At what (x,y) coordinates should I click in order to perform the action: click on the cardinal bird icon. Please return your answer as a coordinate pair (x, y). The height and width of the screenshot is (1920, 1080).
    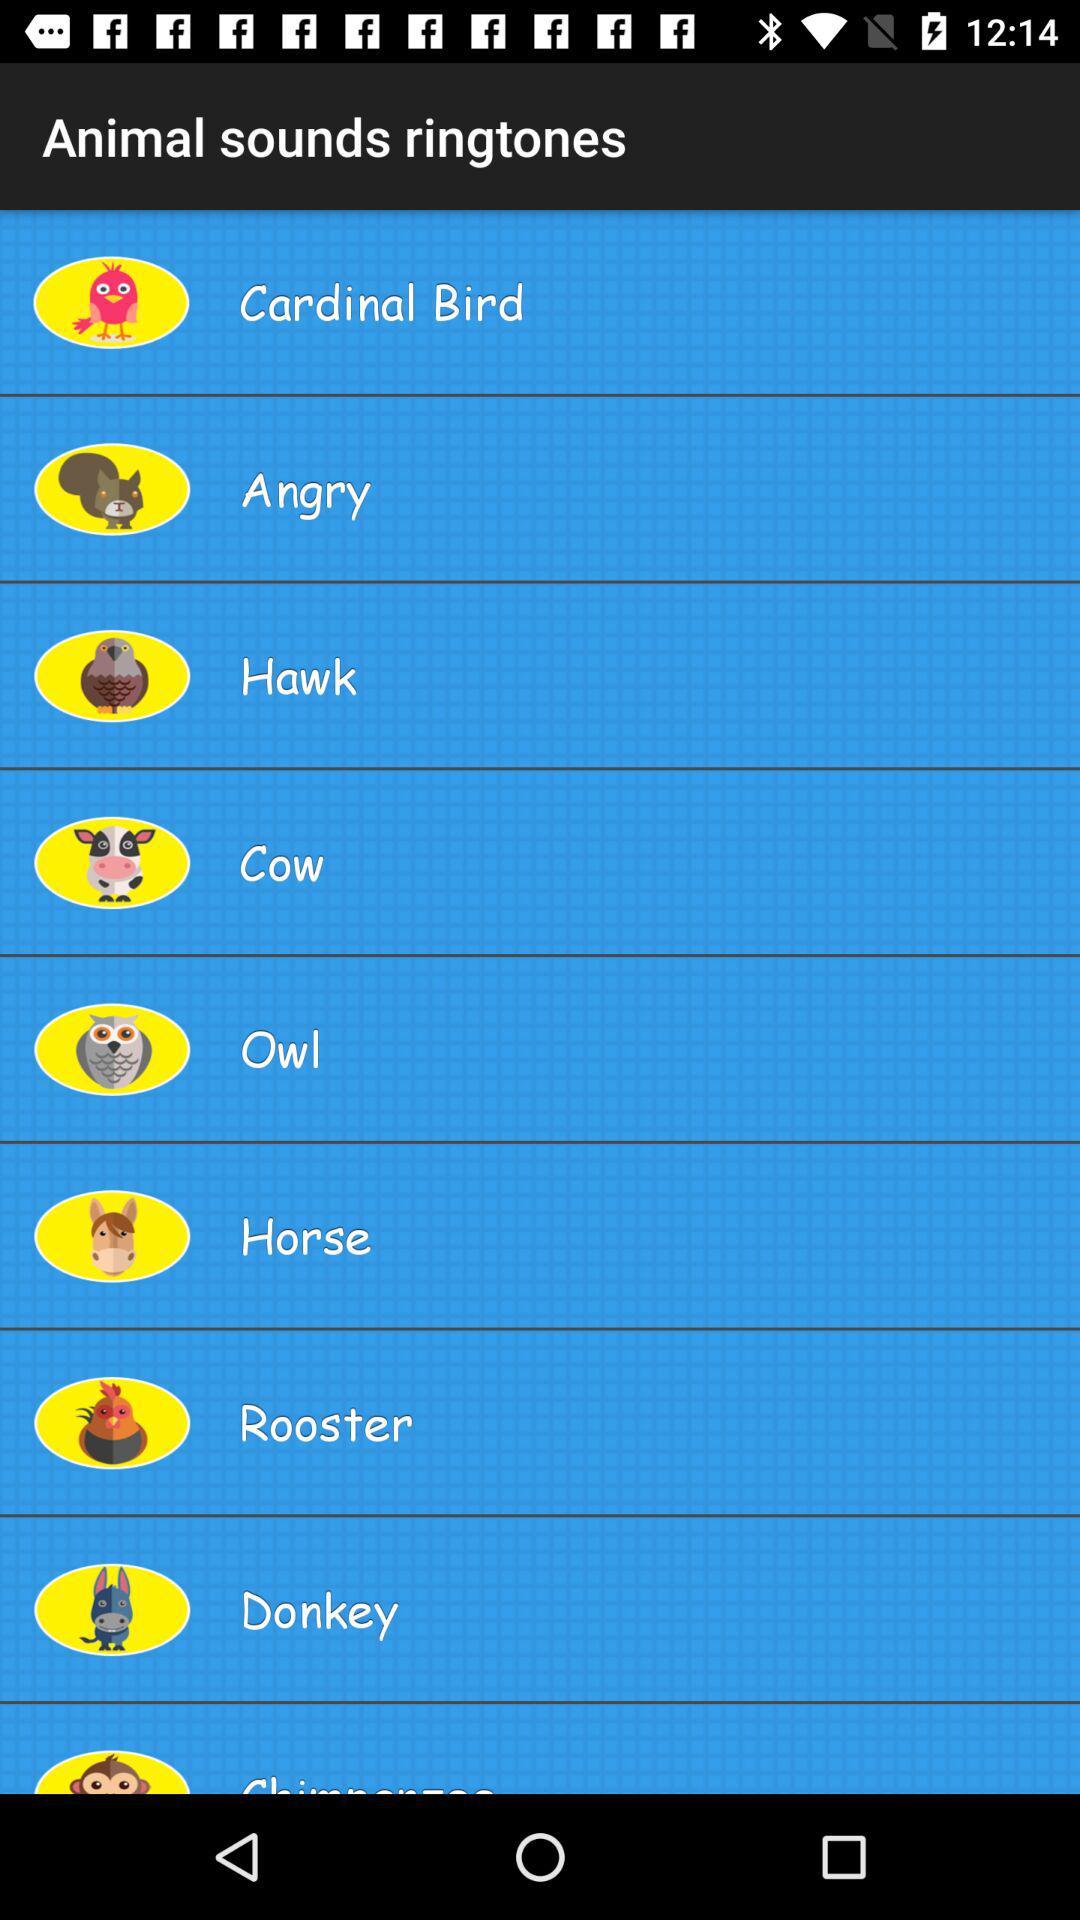
    Looking at the image, I should click on (651, 300).